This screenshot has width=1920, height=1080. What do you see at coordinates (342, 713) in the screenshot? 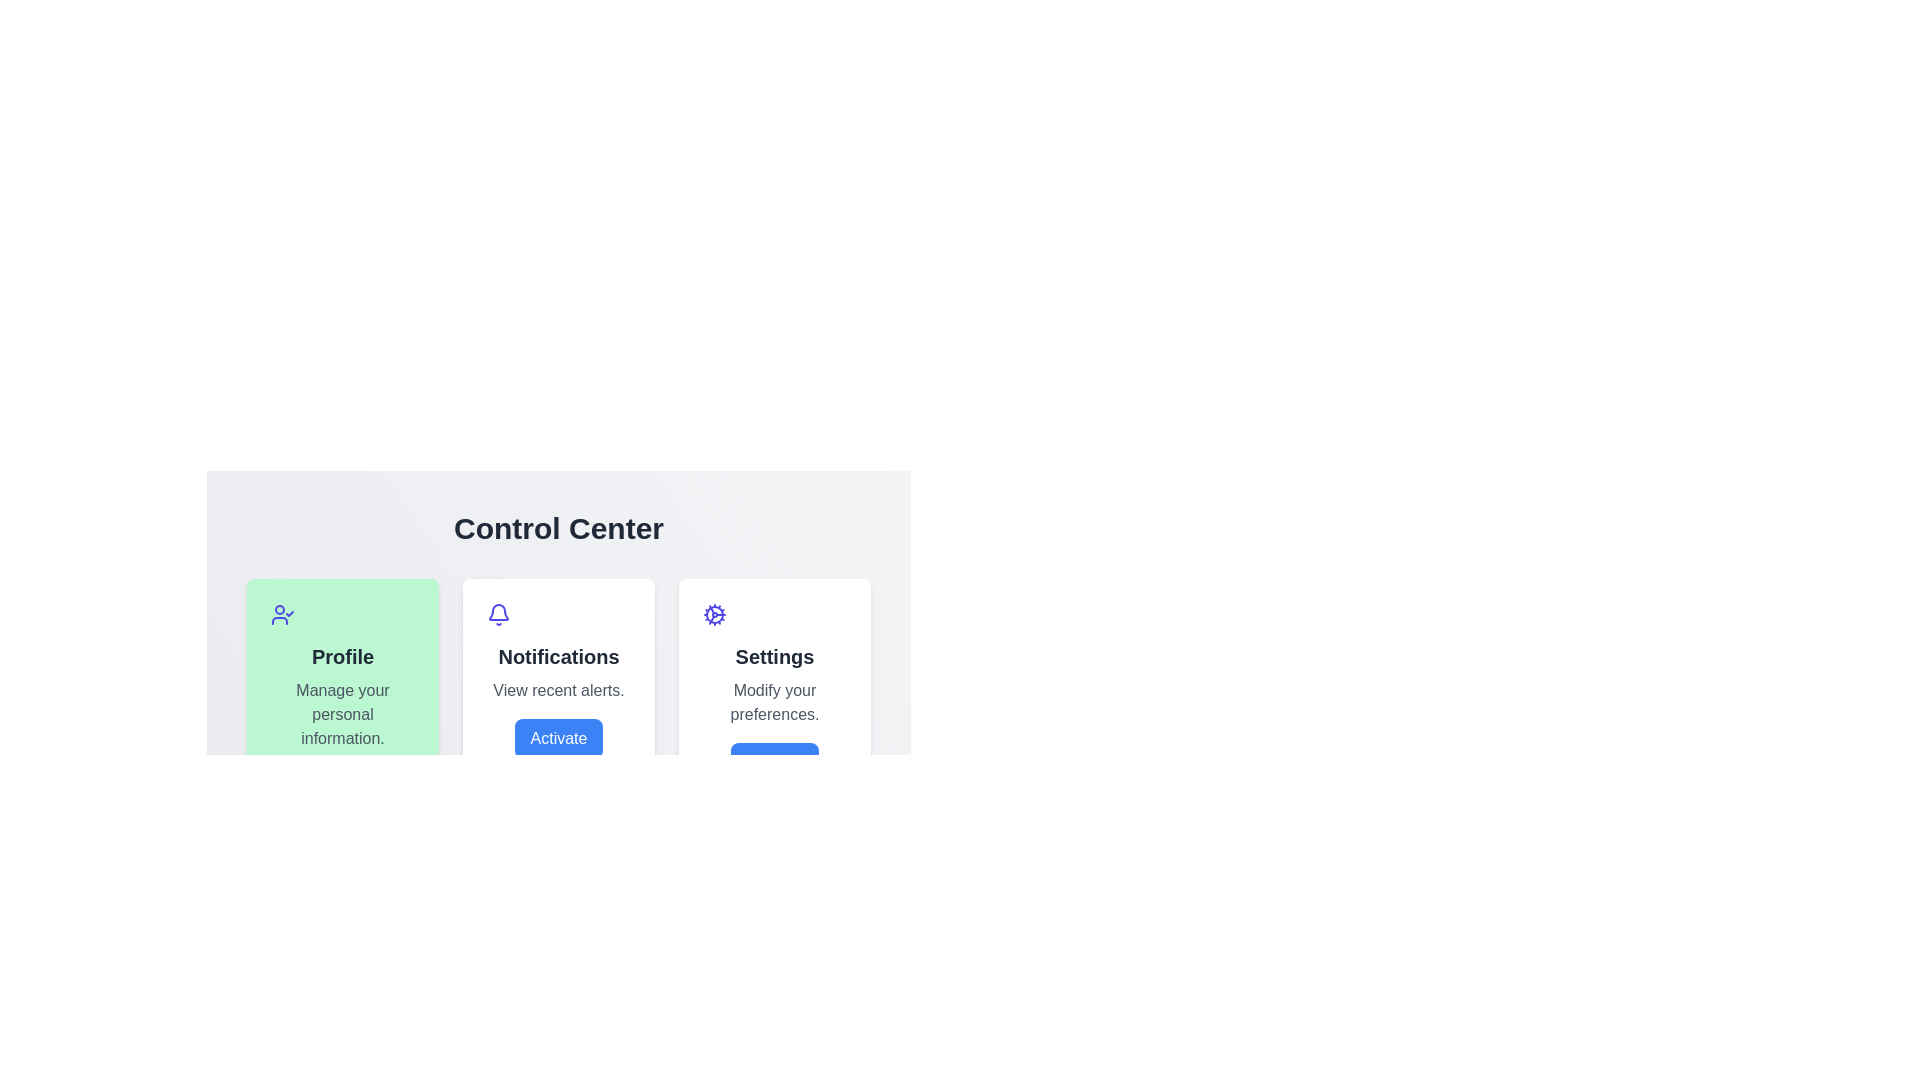
I see `the static text label that displays 'Manage your personal information.' which is positioned beneath the 'Profile' heading and above the 'Open' button` at bounding box center [342, 713].